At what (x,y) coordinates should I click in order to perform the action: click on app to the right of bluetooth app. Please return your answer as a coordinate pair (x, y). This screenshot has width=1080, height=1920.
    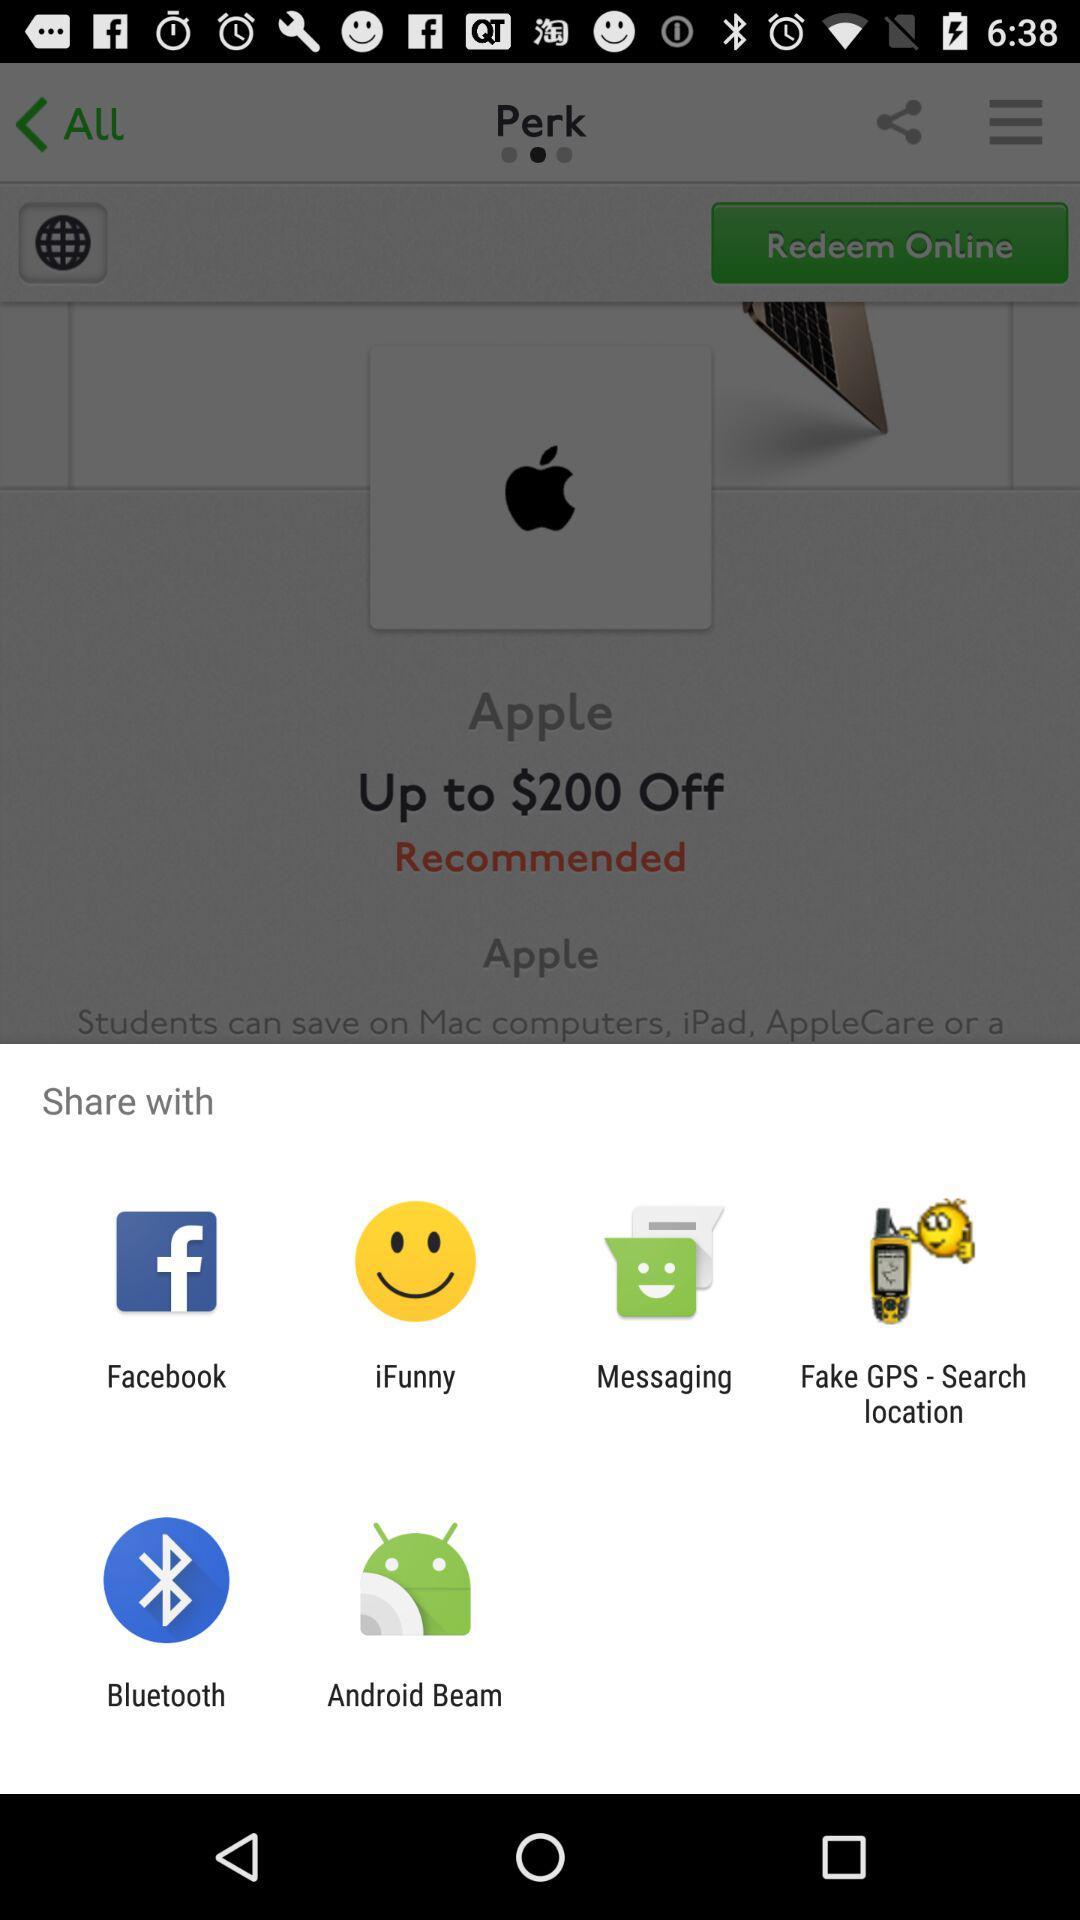
    Looking at the image, I should click on (414, 1711).